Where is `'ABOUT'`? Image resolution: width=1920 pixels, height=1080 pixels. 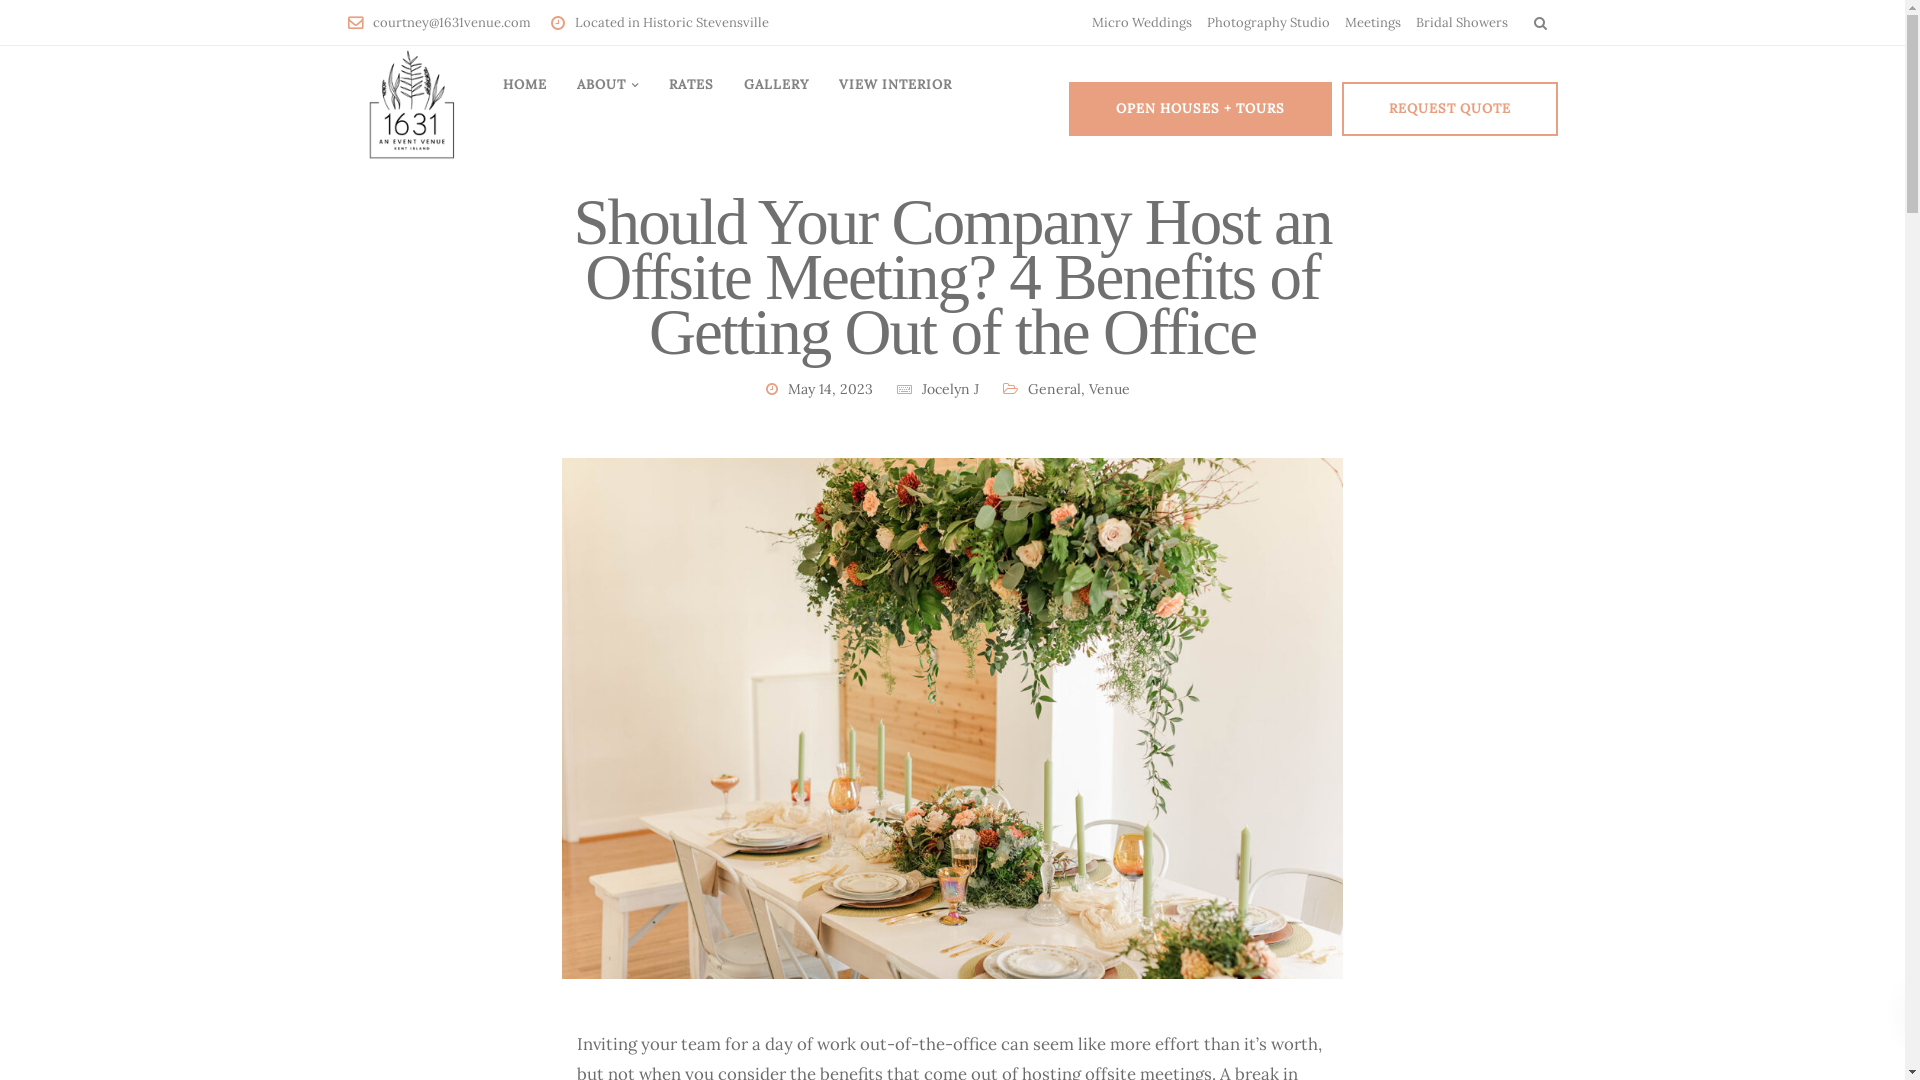
'ABOUT' is located at coordinates (607, 83).